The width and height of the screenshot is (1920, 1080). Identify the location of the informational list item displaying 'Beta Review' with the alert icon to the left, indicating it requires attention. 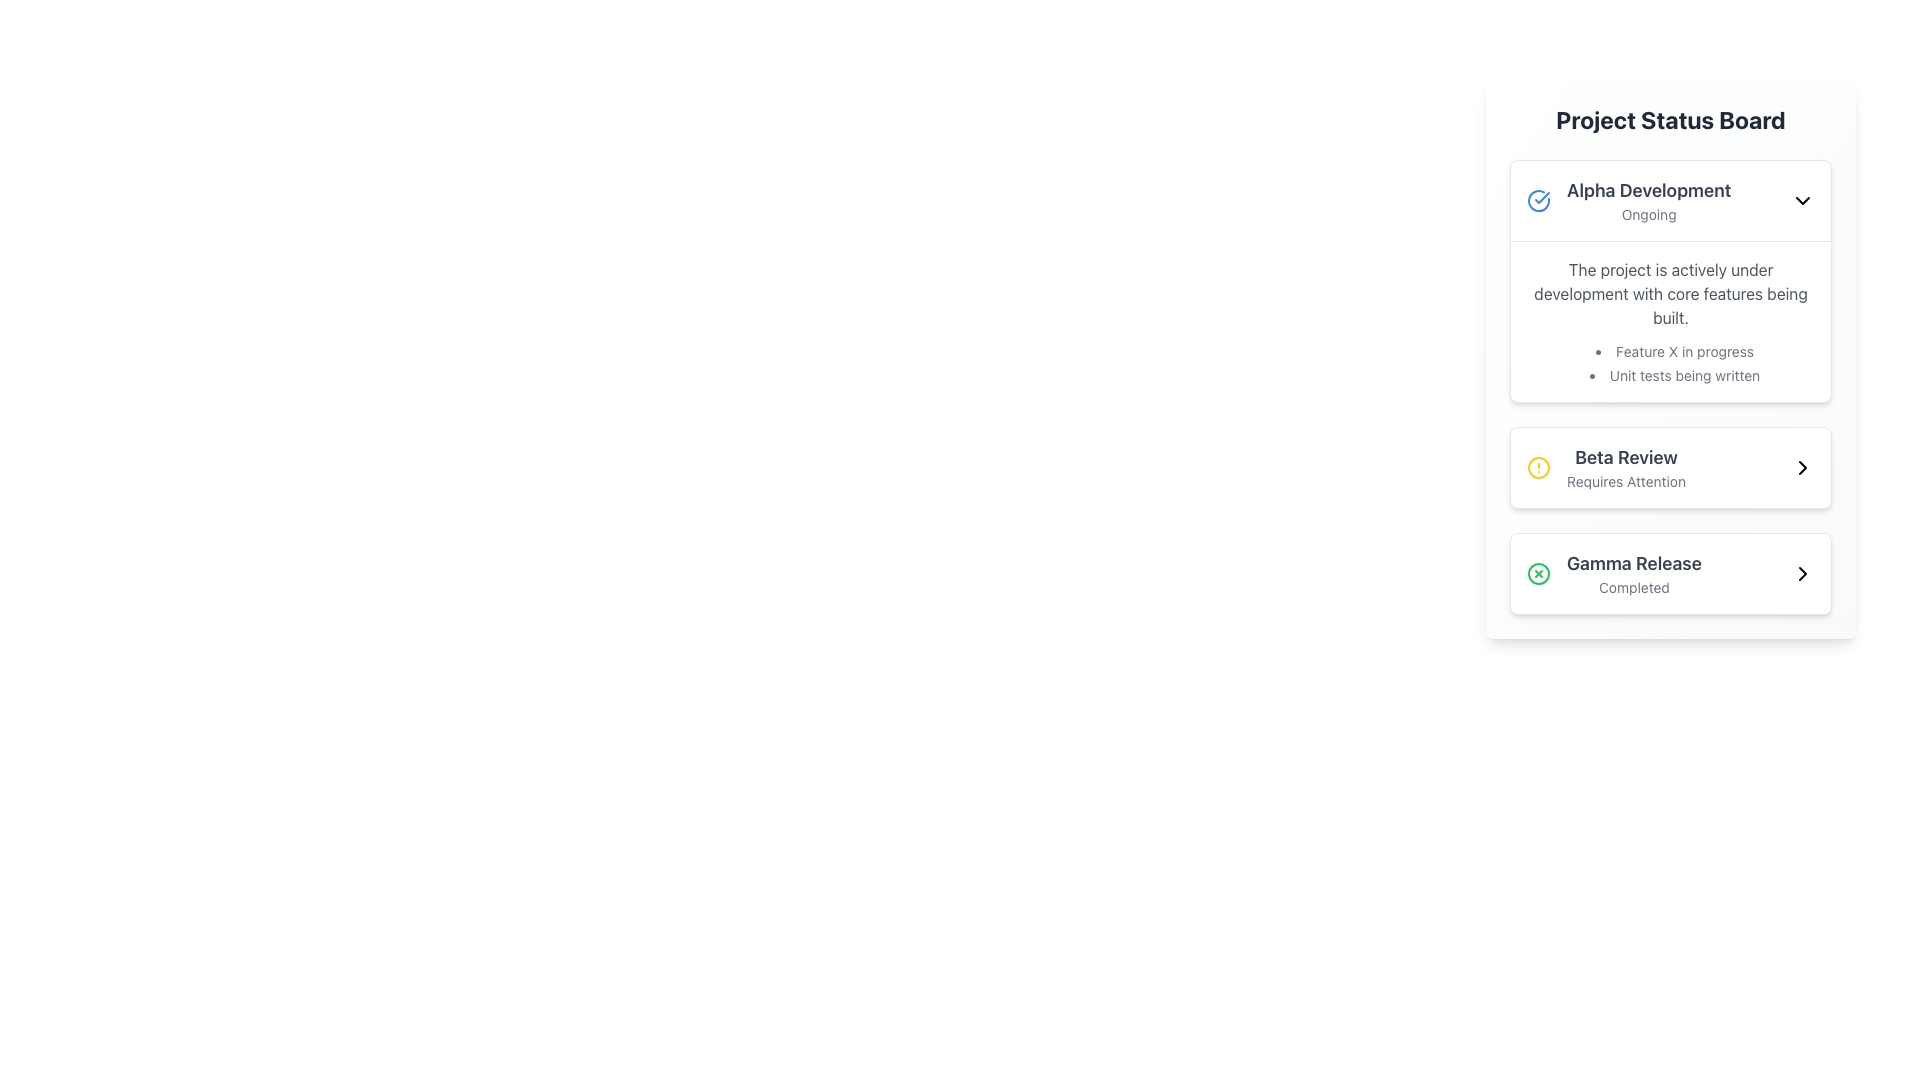
(1606, 467).